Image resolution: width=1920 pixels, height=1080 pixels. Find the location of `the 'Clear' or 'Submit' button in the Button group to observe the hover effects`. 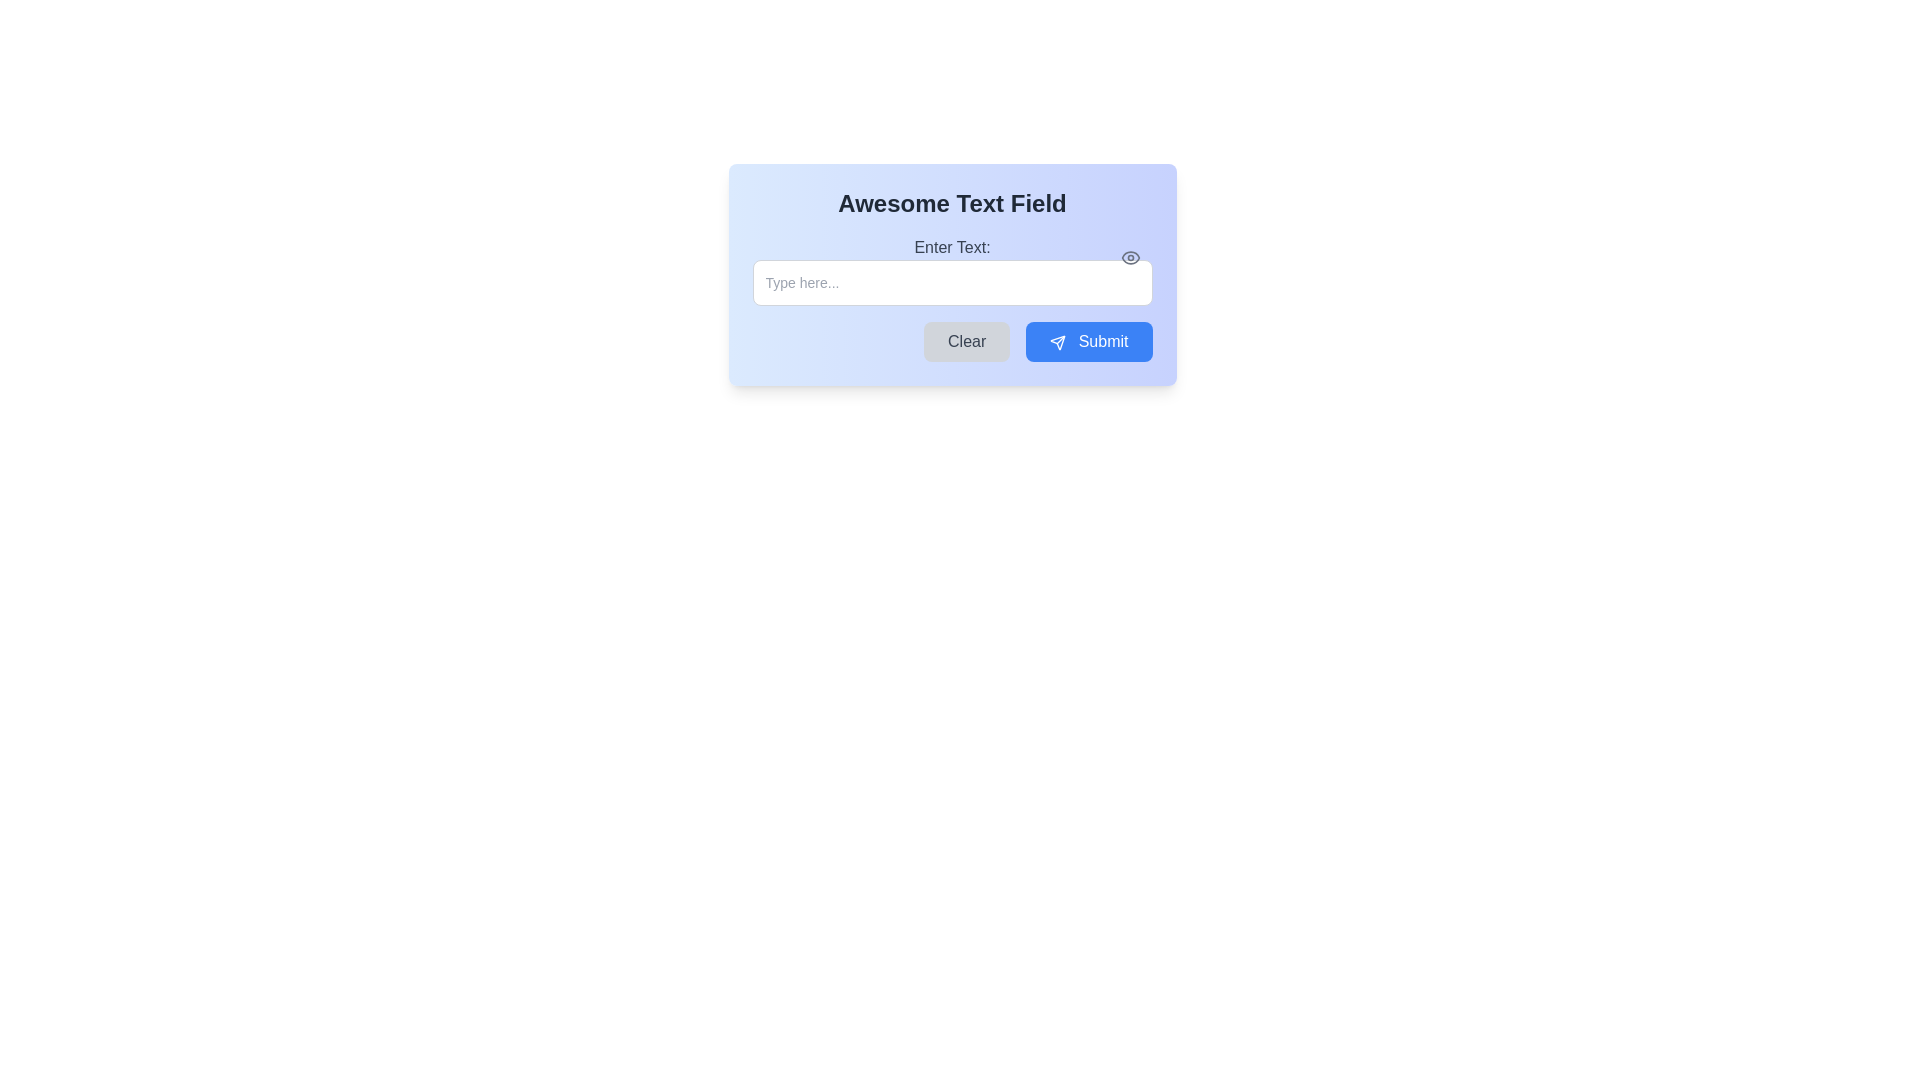

the 'Clear' or 'Submit' button in the Button group to observe the hover effects is located at coordinates (951, 341).